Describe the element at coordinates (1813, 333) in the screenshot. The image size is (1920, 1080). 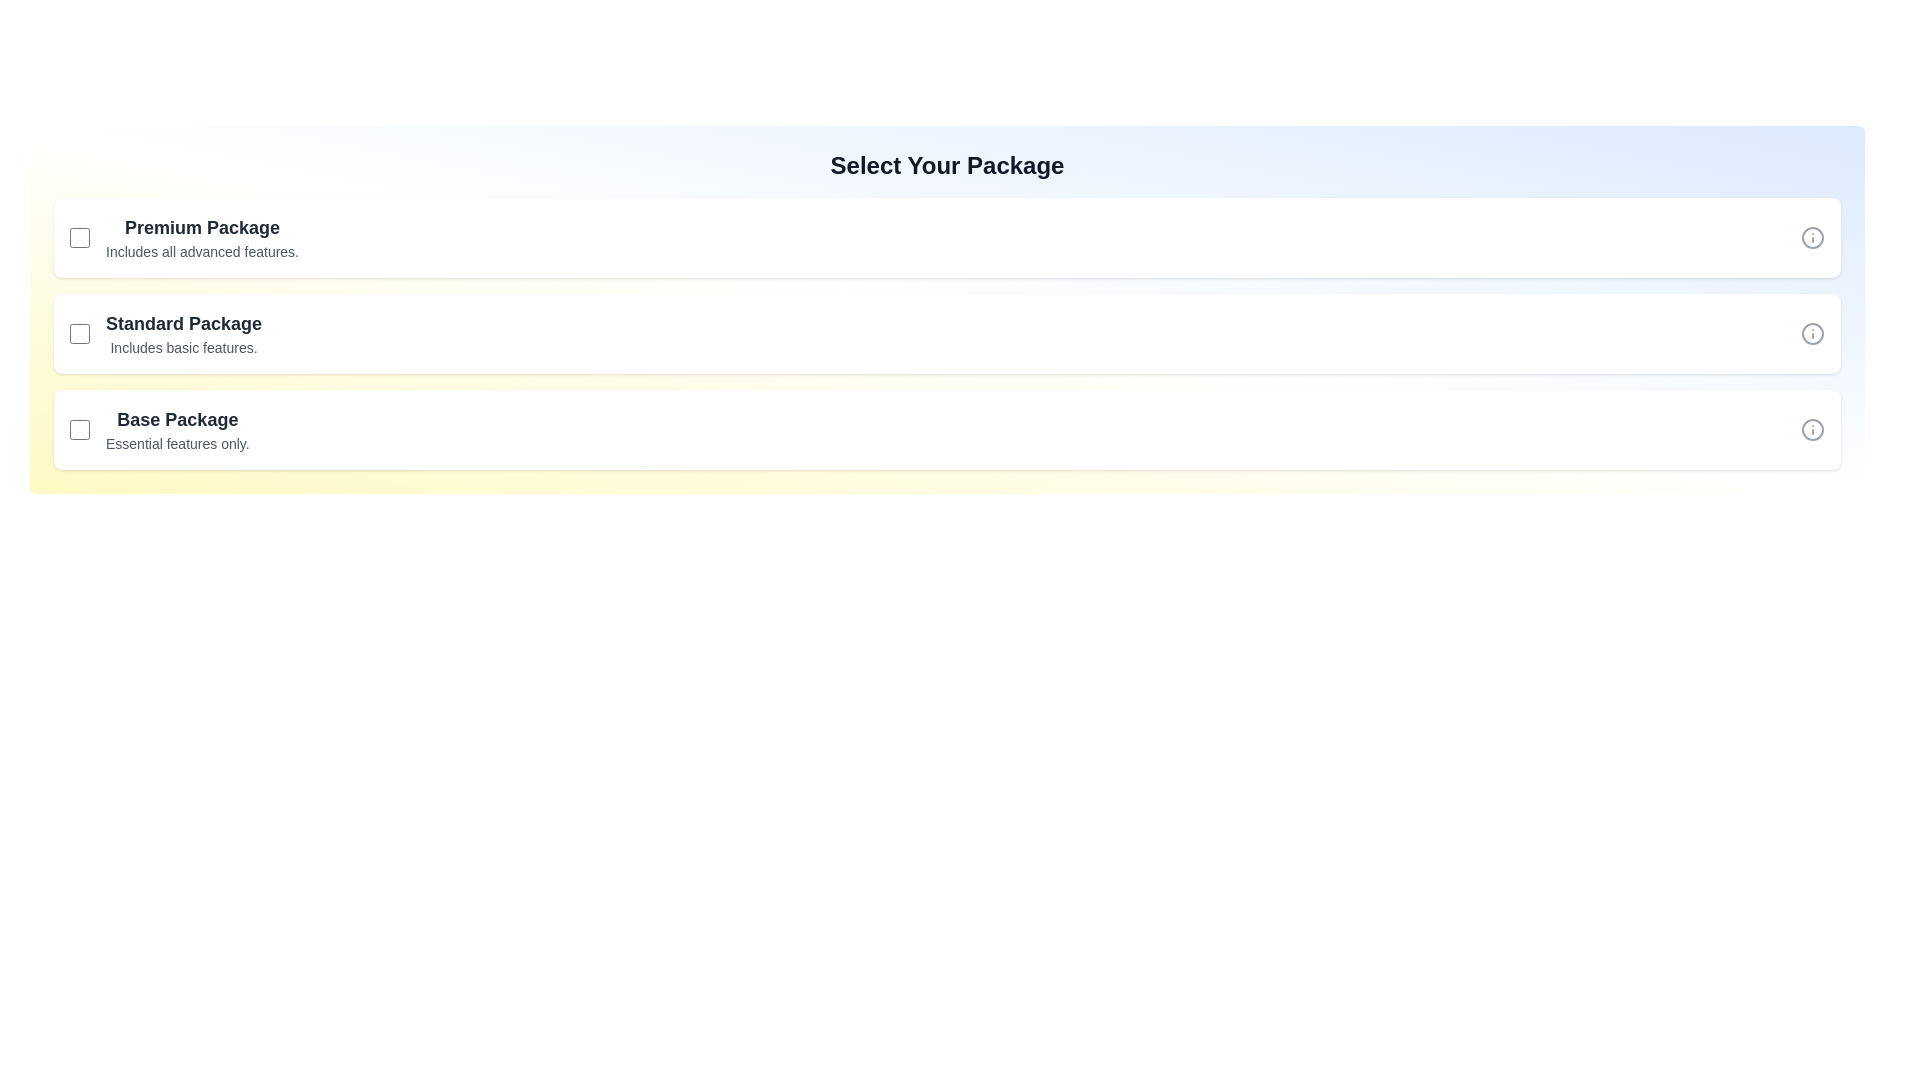
I see `information icon for Standard Package` at that location.